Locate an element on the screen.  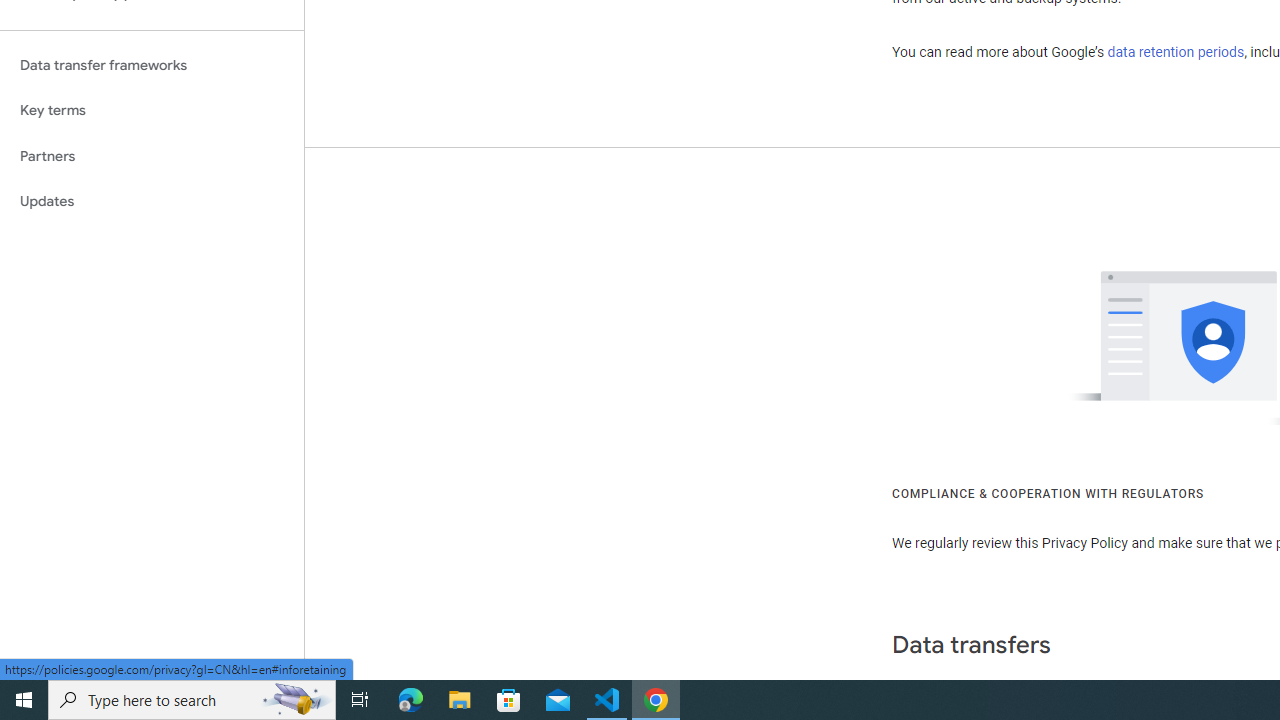
'Updates' is located at coordinates (151, 201).